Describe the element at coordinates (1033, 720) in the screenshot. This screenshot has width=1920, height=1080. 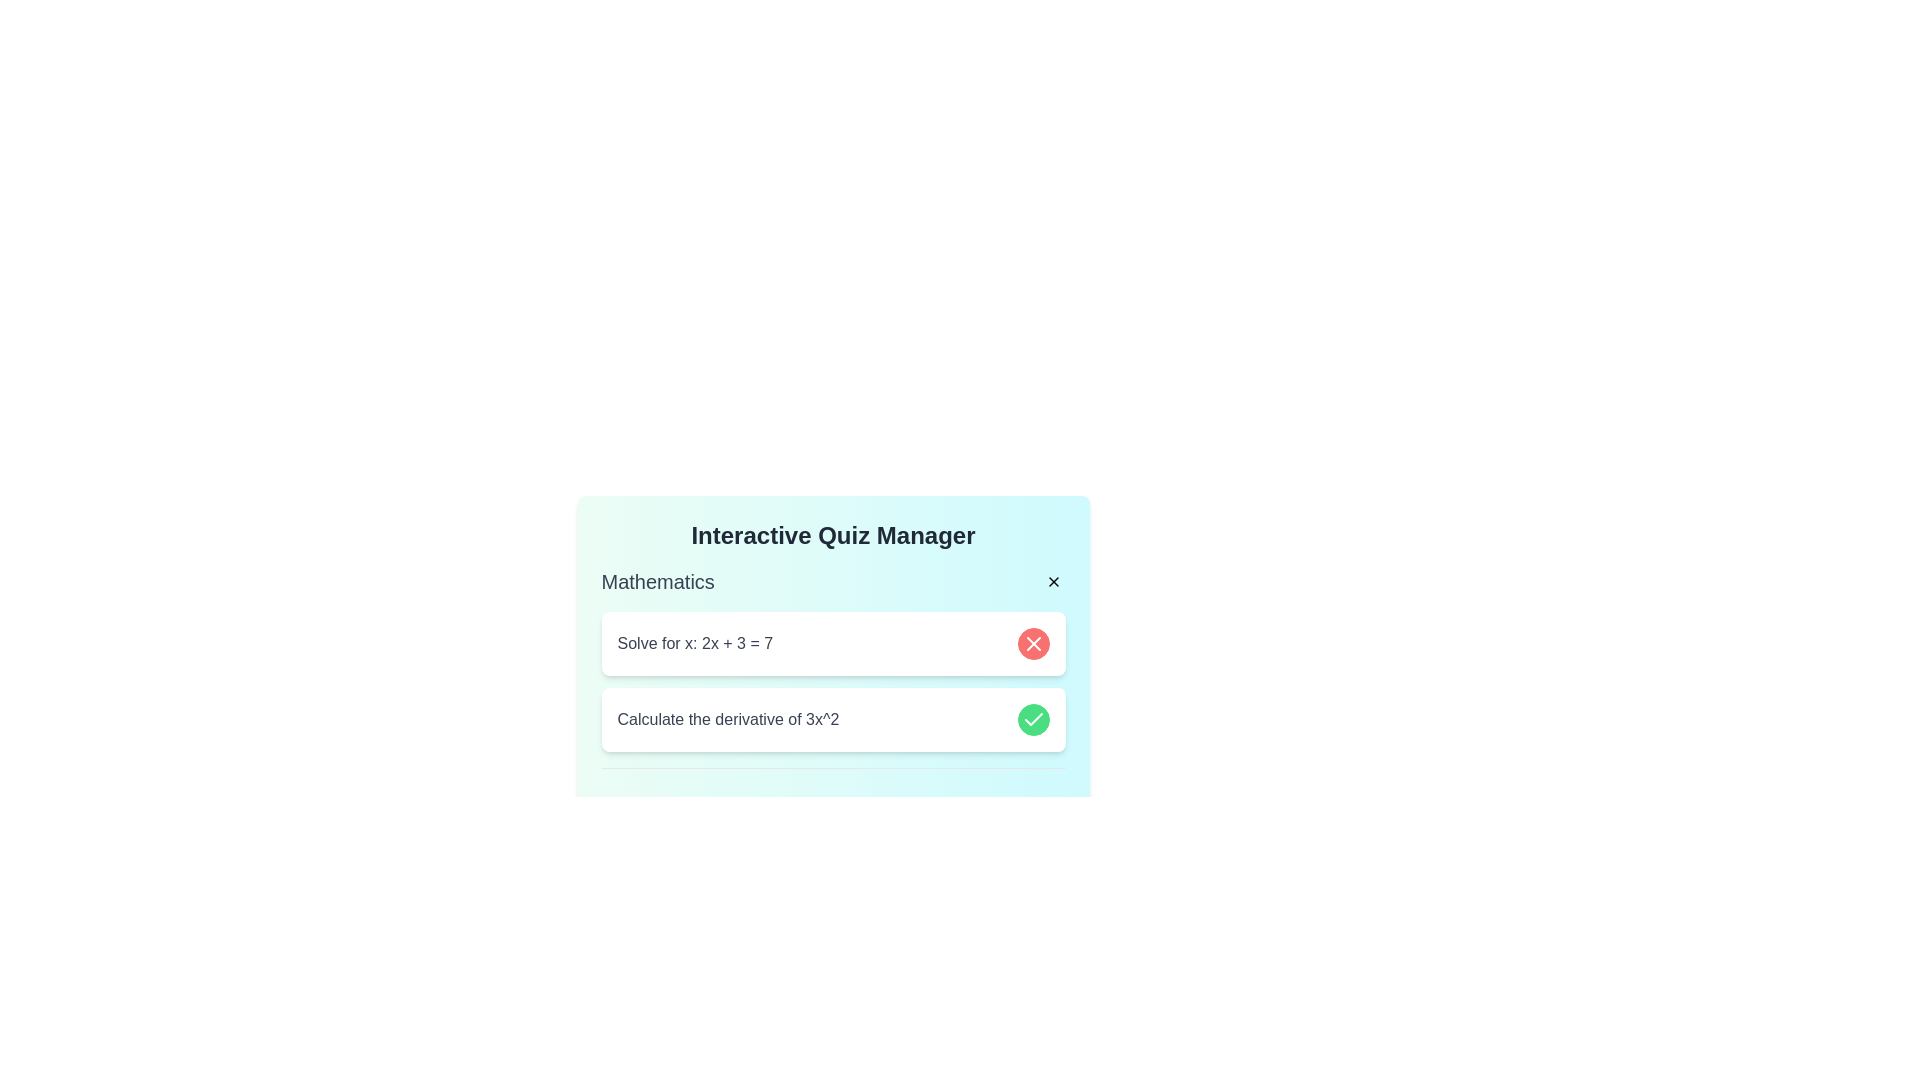
I see `the circular confirmation button with a green background and a white check mark to confirm the action associated with the 'Calculate the derivative of 3x^2' panel` at that location.